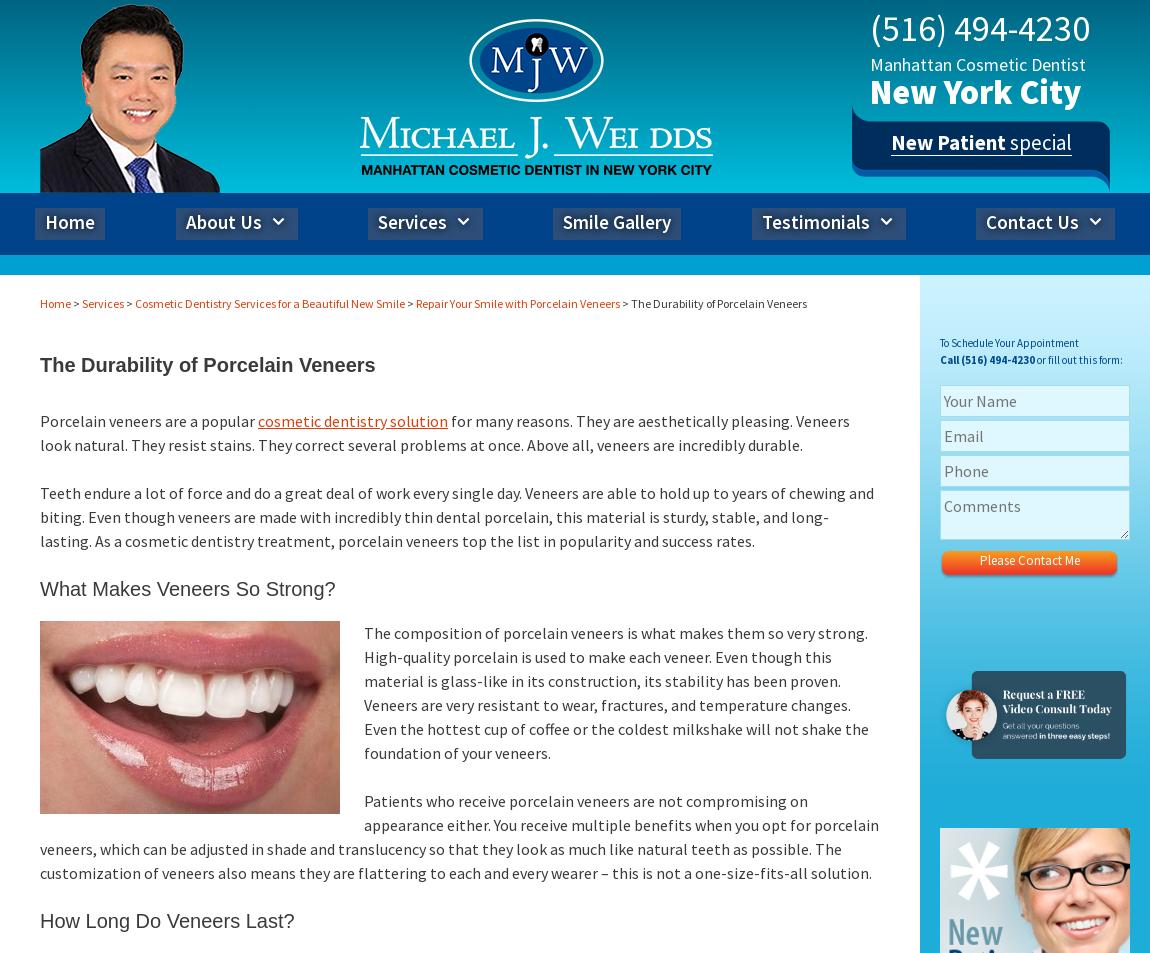  I want to click on 'How Long Do Veneers Last?', so click(165, 920).